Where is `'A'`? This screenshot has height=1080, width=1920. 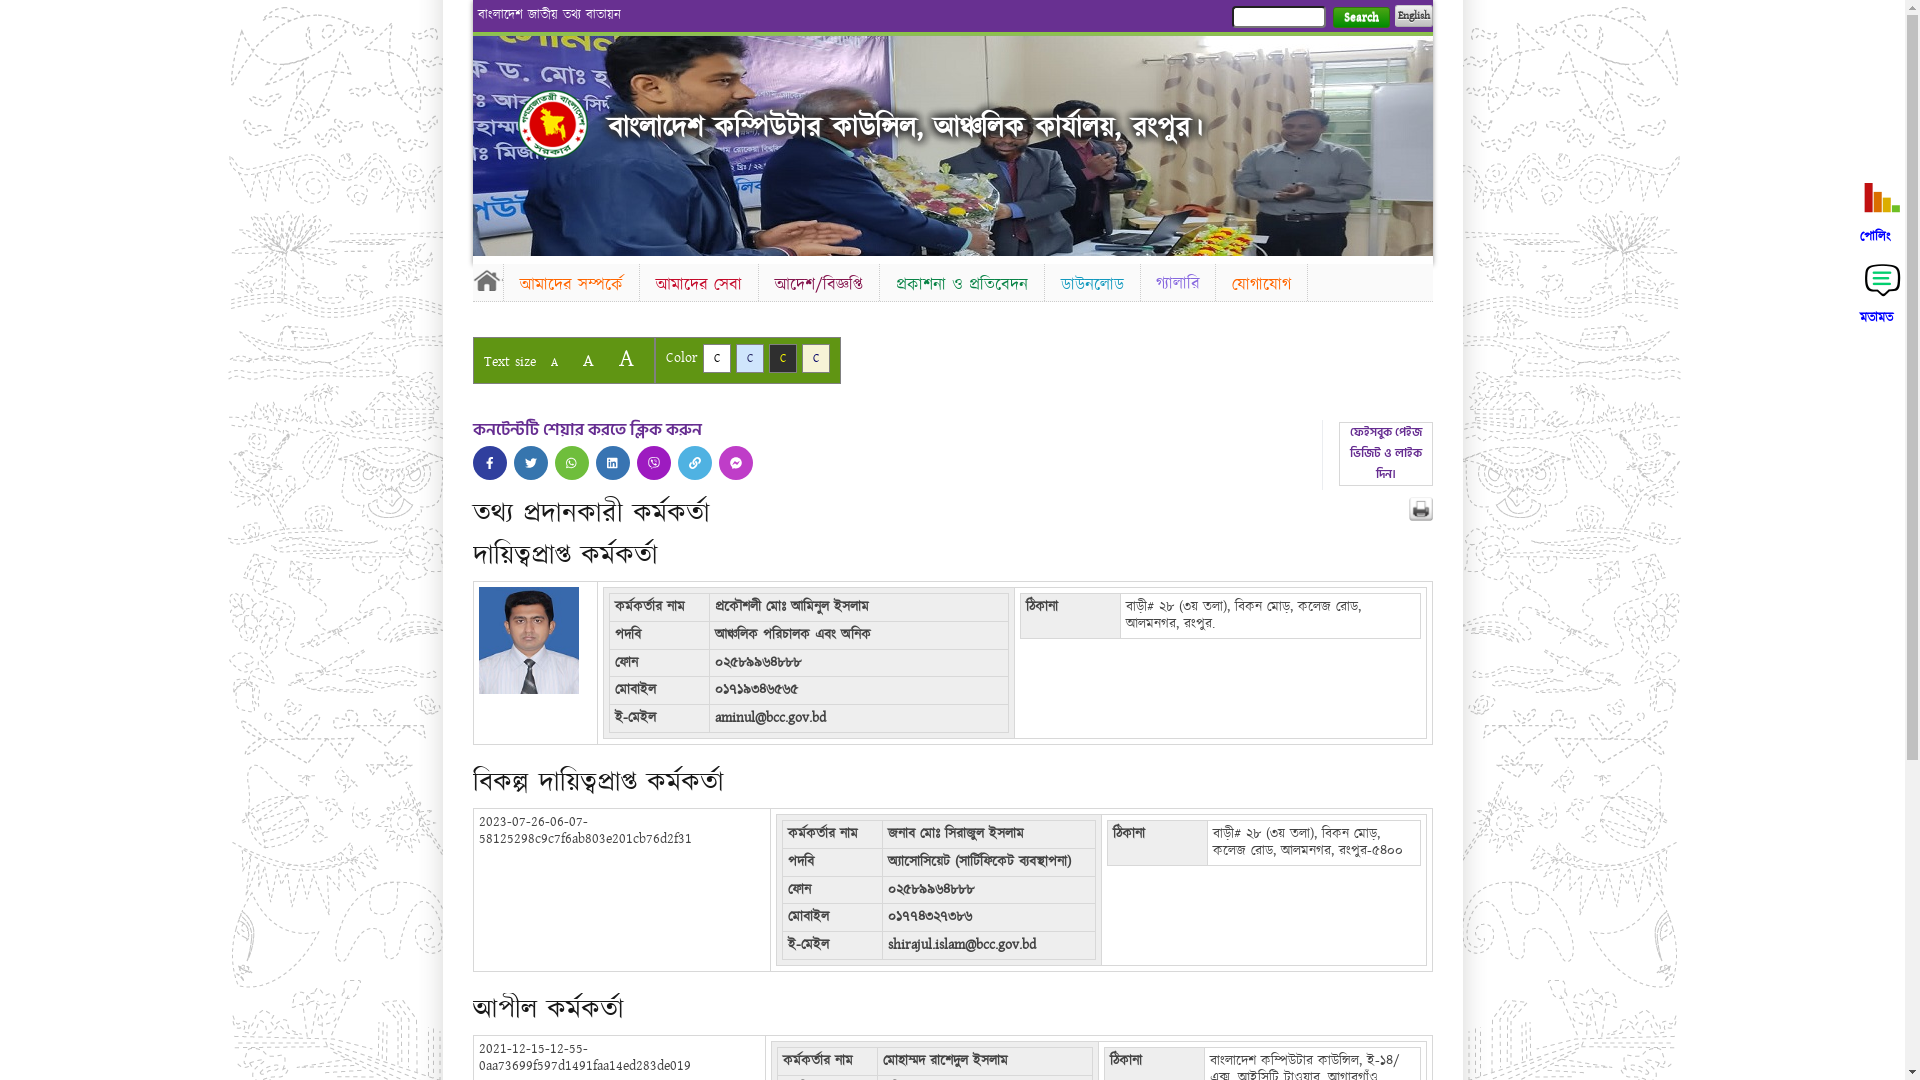 'A' is located at coordinates (553, 362).